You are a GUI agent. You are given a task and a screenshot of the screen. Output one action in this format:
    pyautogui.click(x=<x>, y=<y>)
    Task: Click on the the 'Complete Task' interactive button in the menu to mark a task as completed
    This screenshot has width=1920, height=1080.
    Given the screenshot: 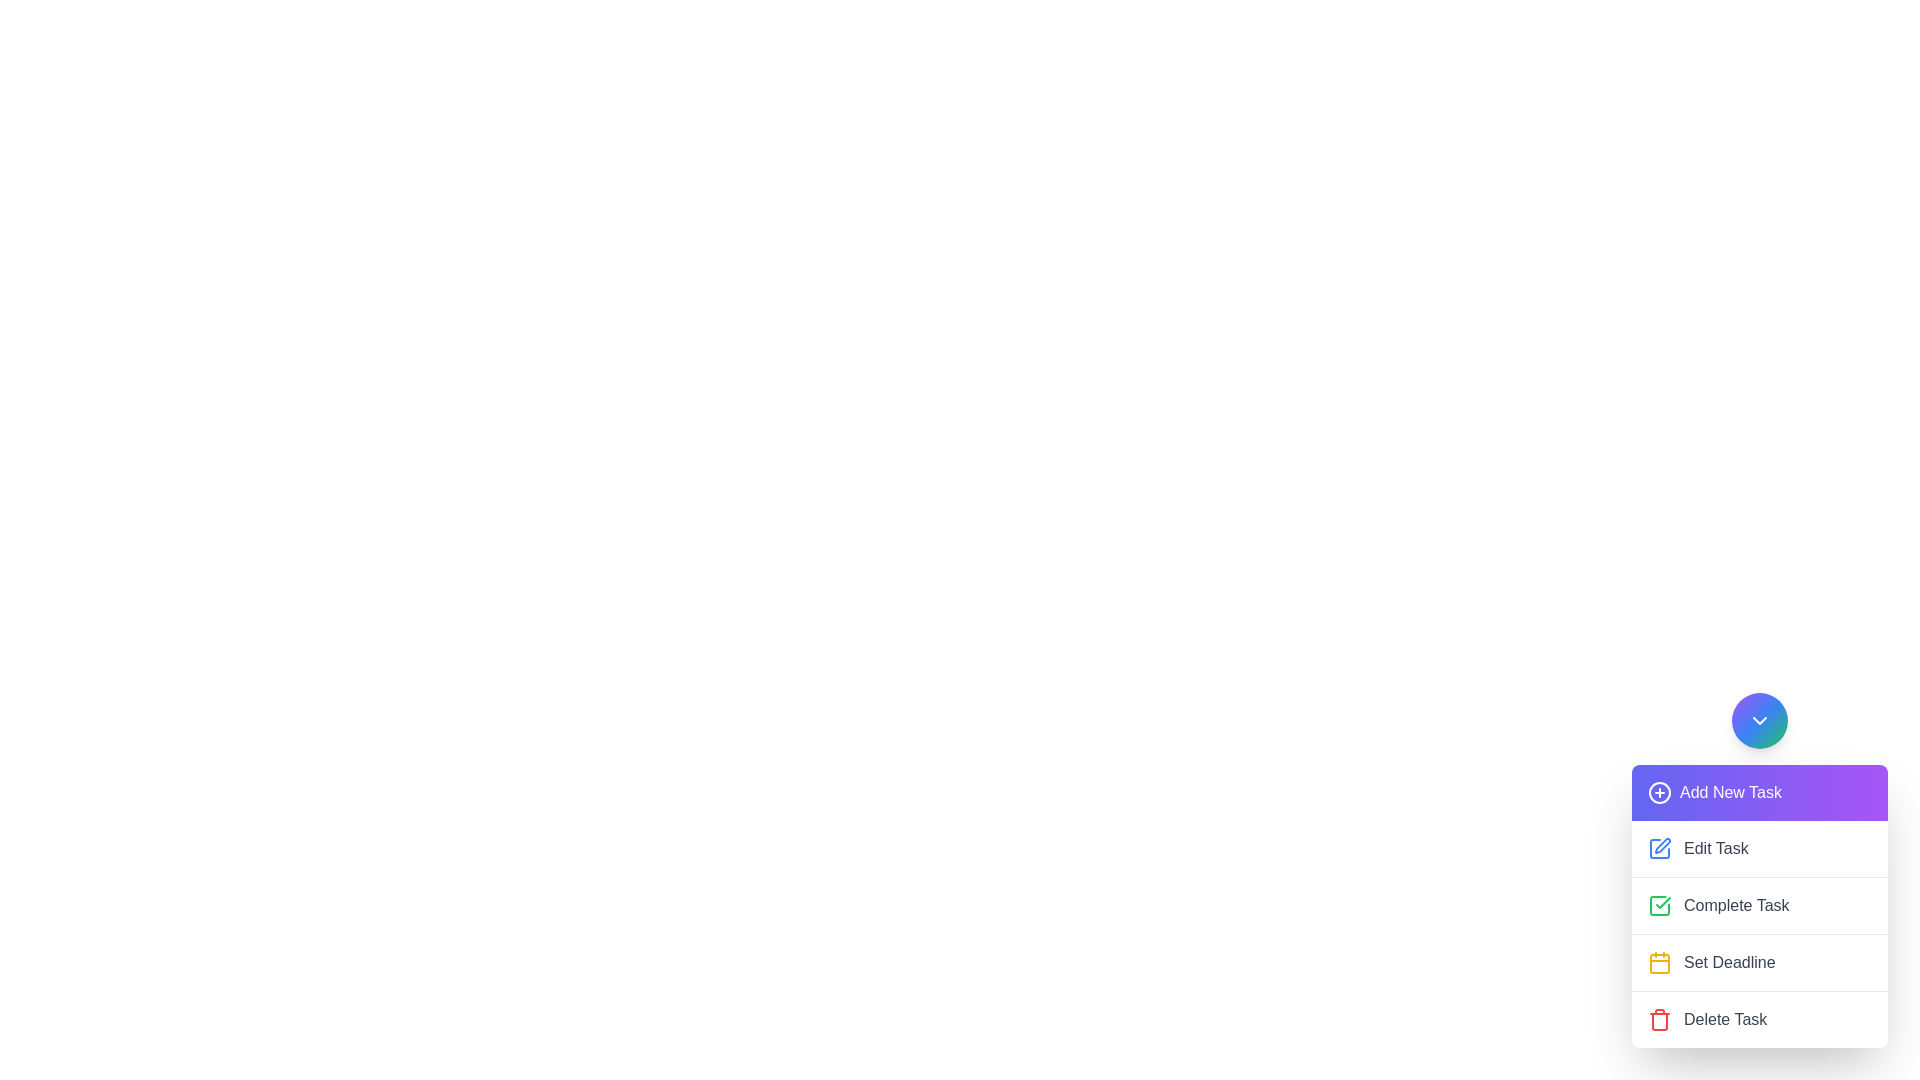 What is the action you would take?
    pyautogui.click(x=1760, y=933)
    